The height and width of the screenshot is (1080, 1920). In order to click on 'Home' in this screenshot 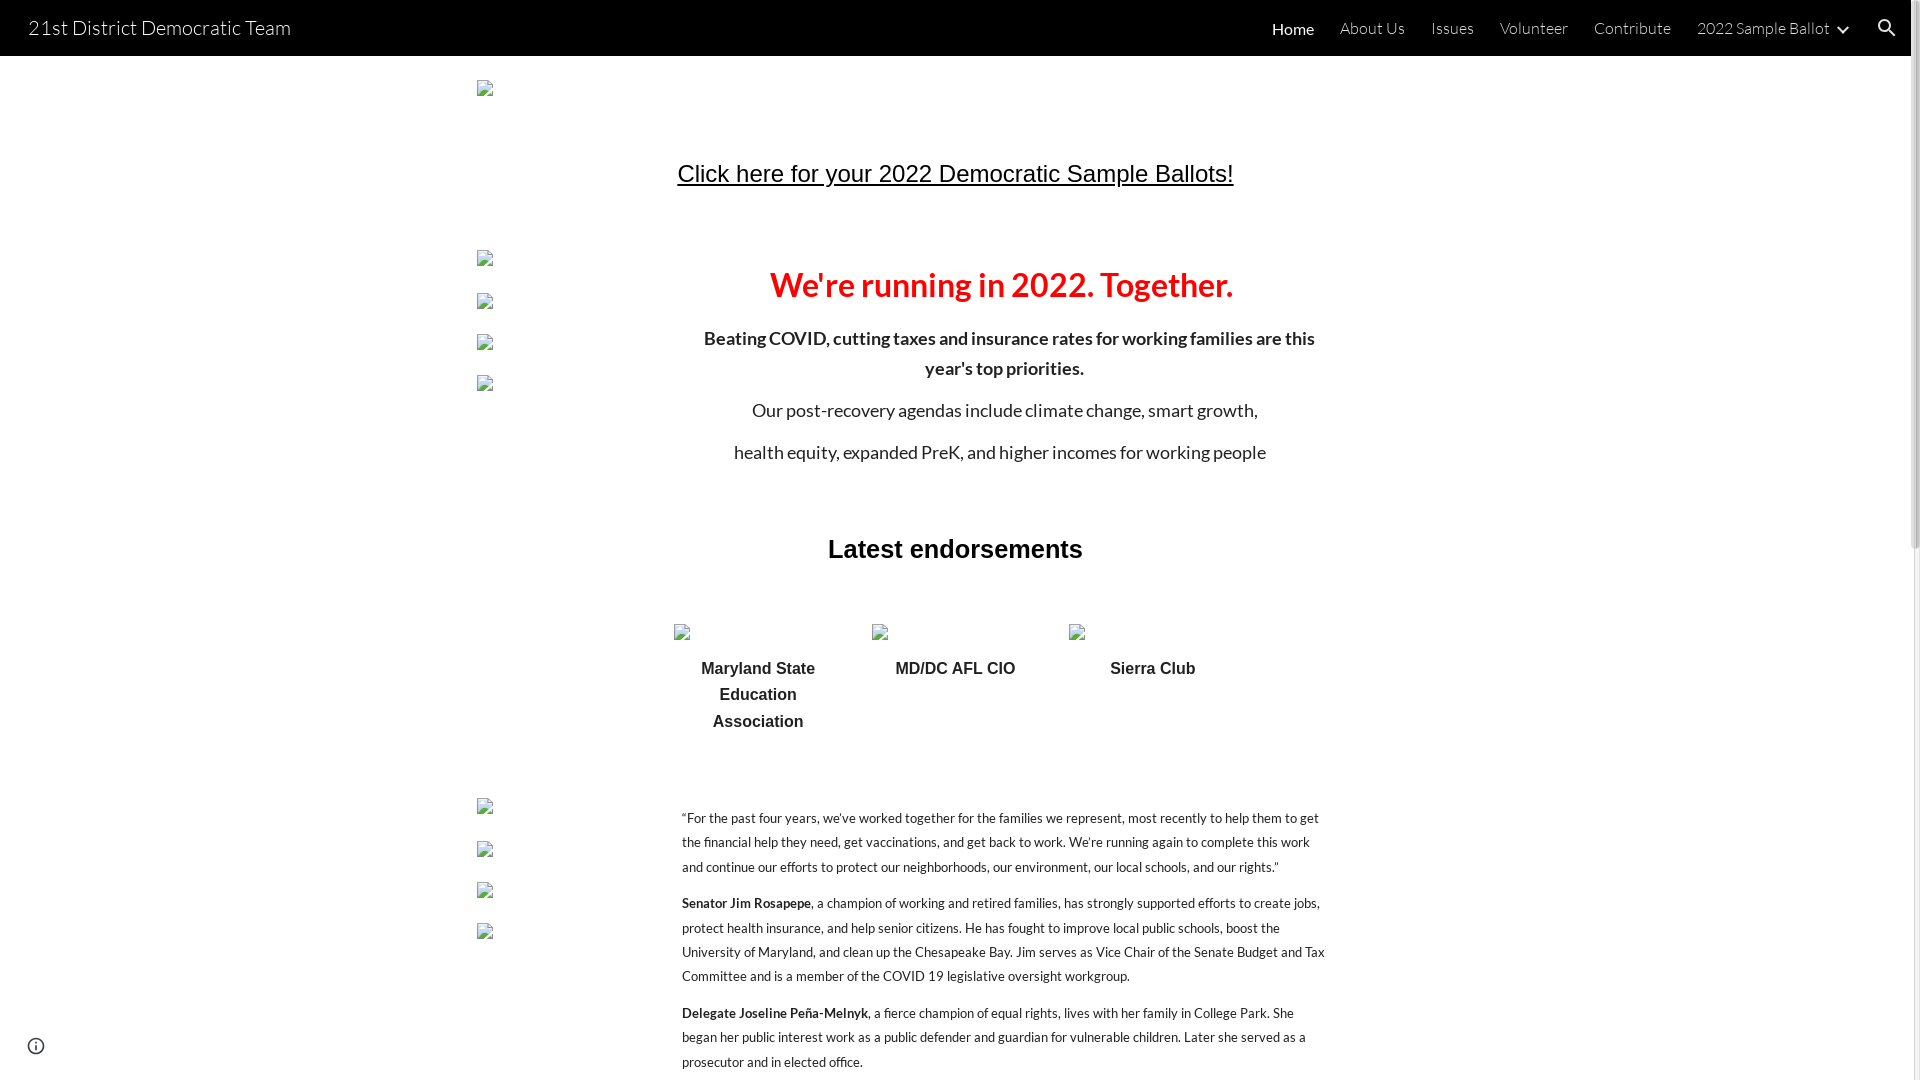, I will do `click(1292, 27)`.